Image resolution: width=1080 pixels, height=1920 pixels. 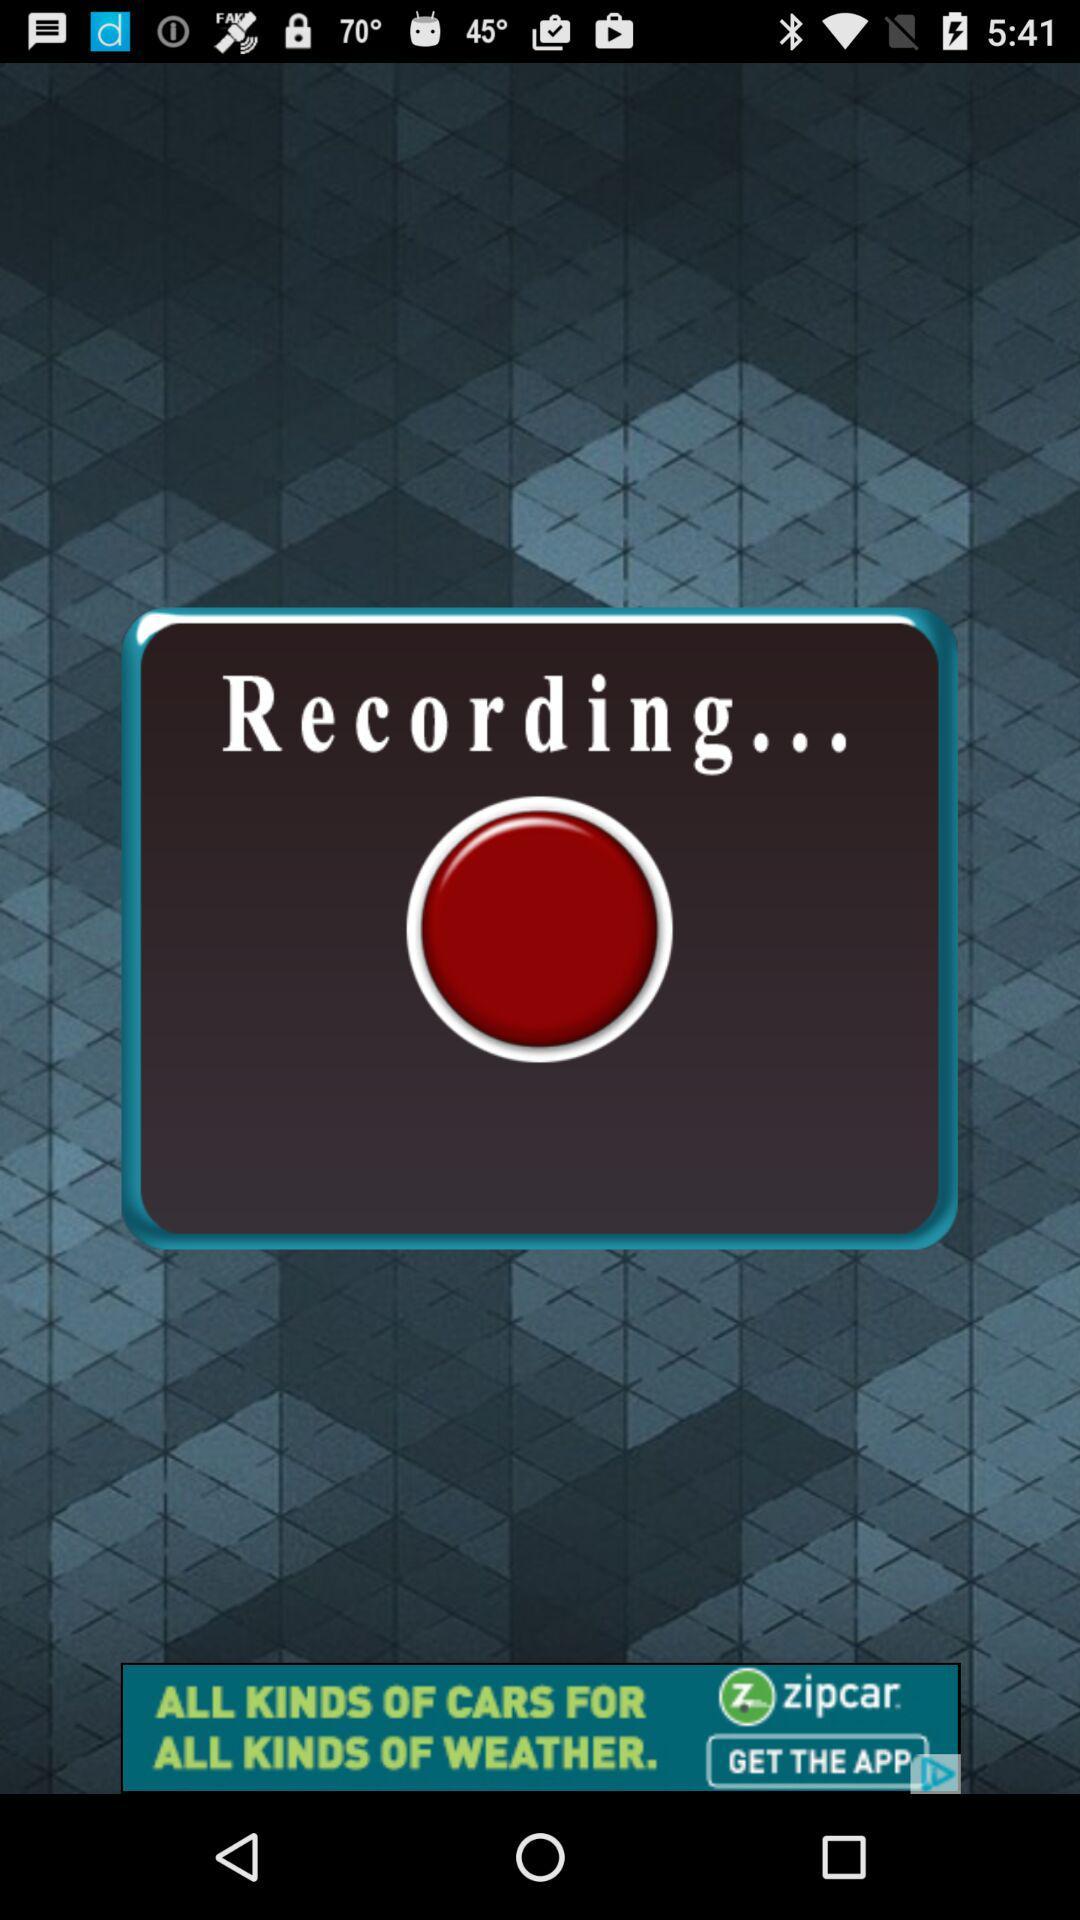 I want to click on install new app, so click(x=540, y=1727).